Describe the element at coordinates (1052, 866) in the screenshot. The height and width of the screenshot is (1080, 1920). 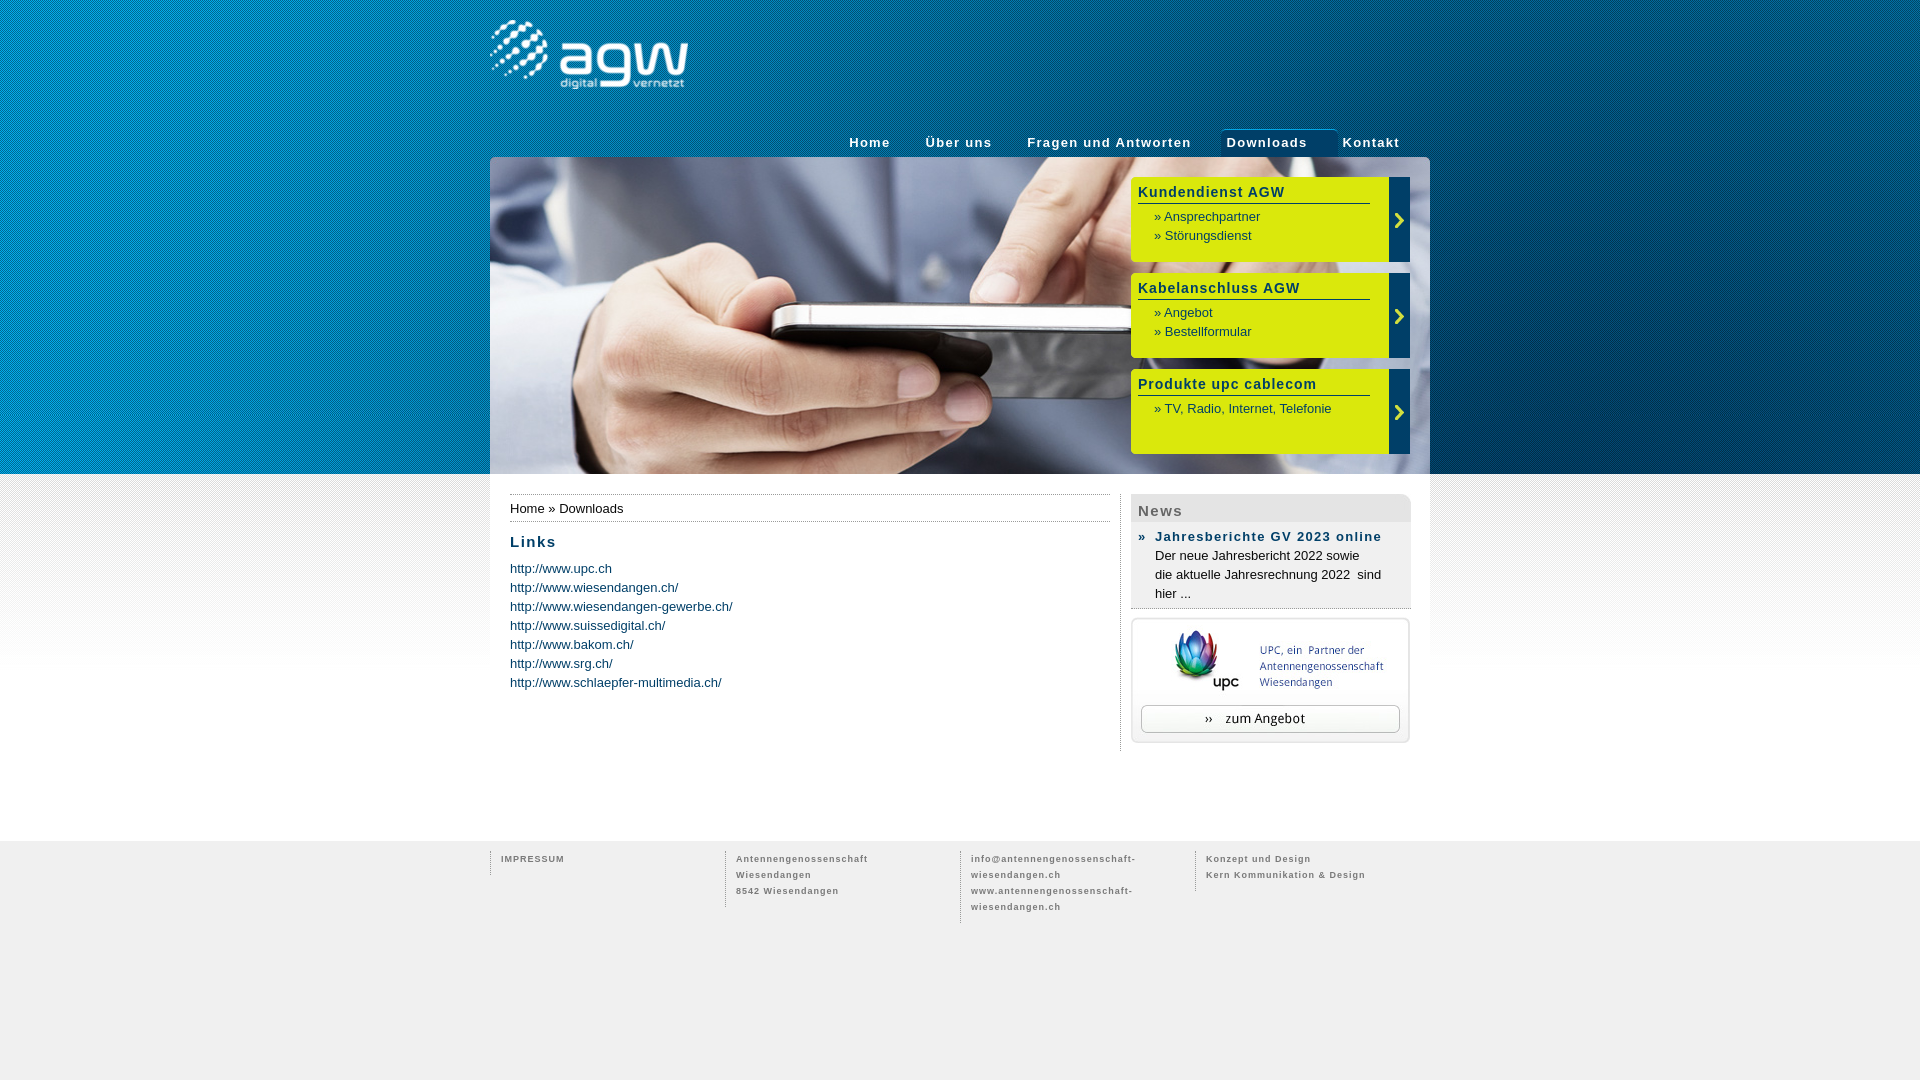
I see `'info@antennengenossenschaft-wiesendangen.ch'` at that location.